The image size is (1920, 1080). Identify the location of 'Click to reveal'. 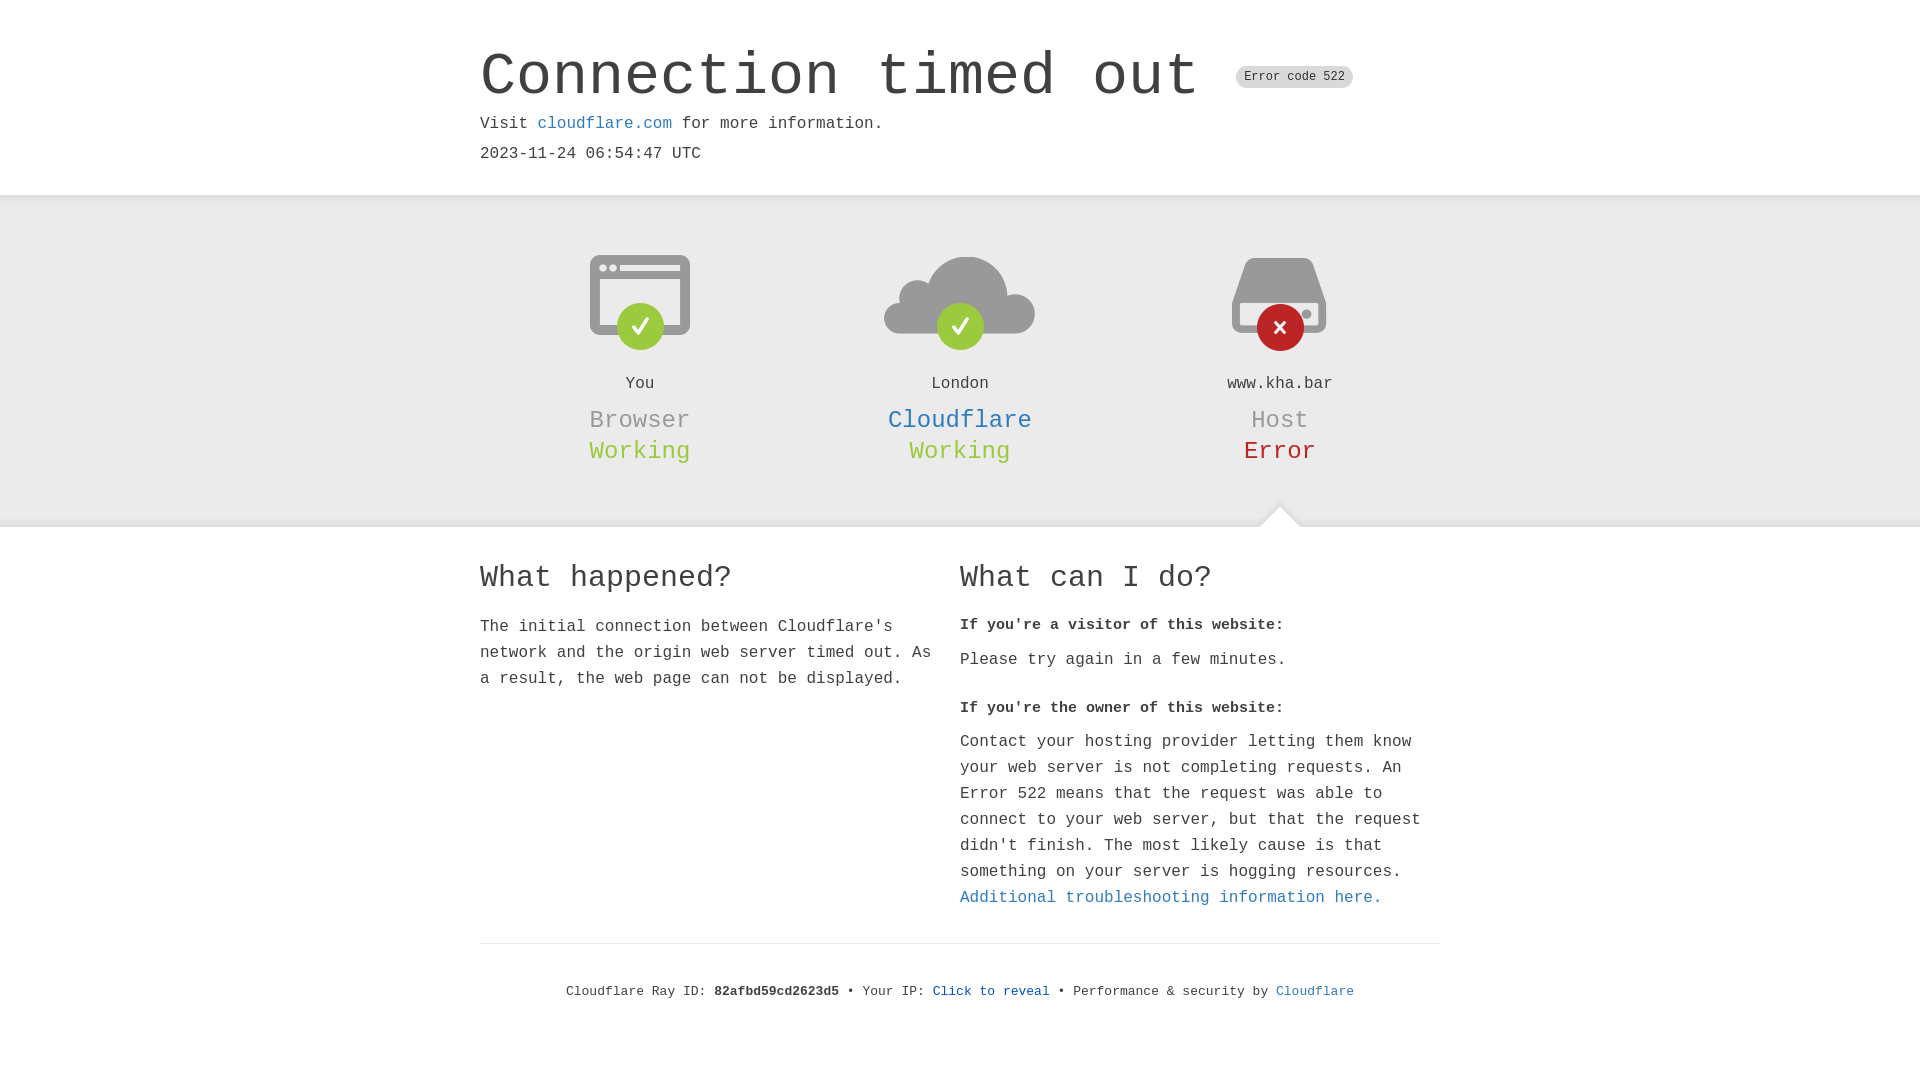
(991, 991).